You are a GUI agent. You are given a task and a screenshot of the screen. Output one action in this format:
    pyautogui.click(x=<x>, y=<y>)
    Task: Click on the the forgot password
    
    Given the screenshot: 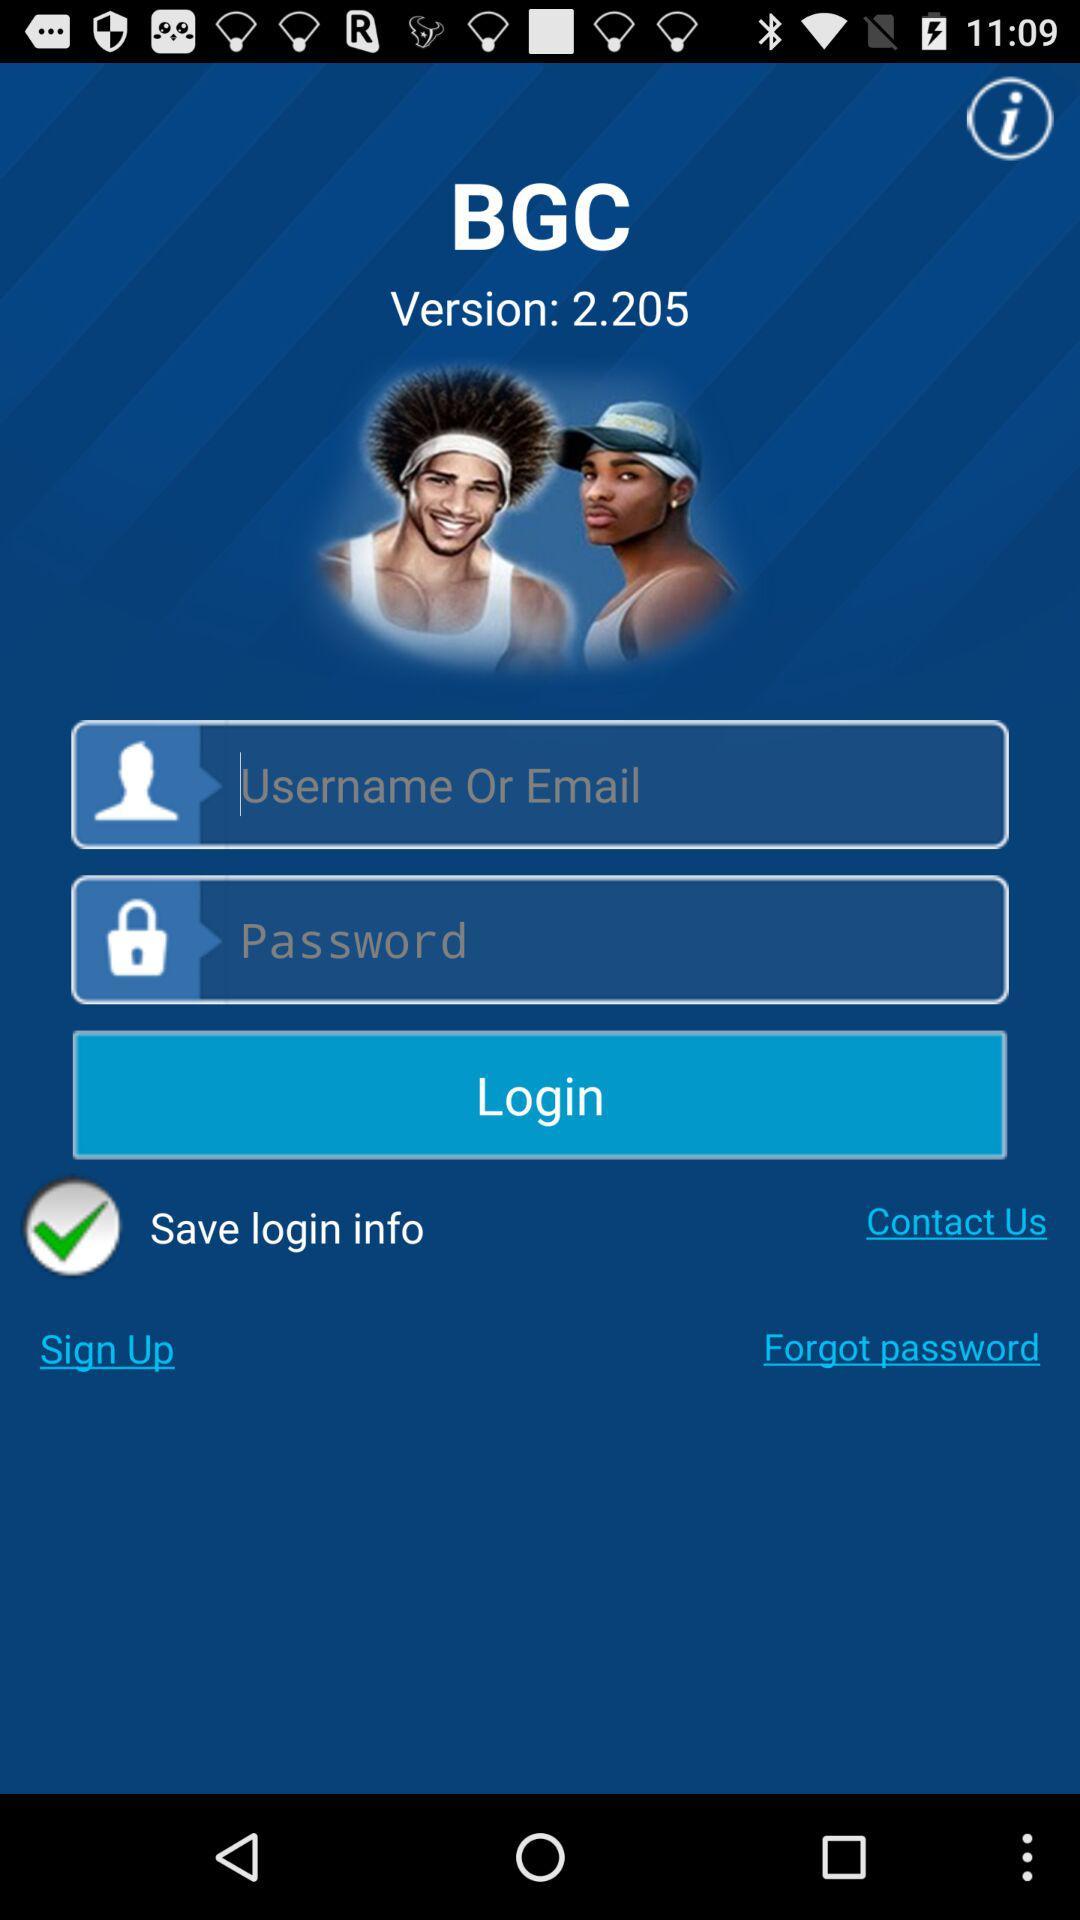 What is the action you would take?
    pyautogui.click(x=901, y=1346)
    